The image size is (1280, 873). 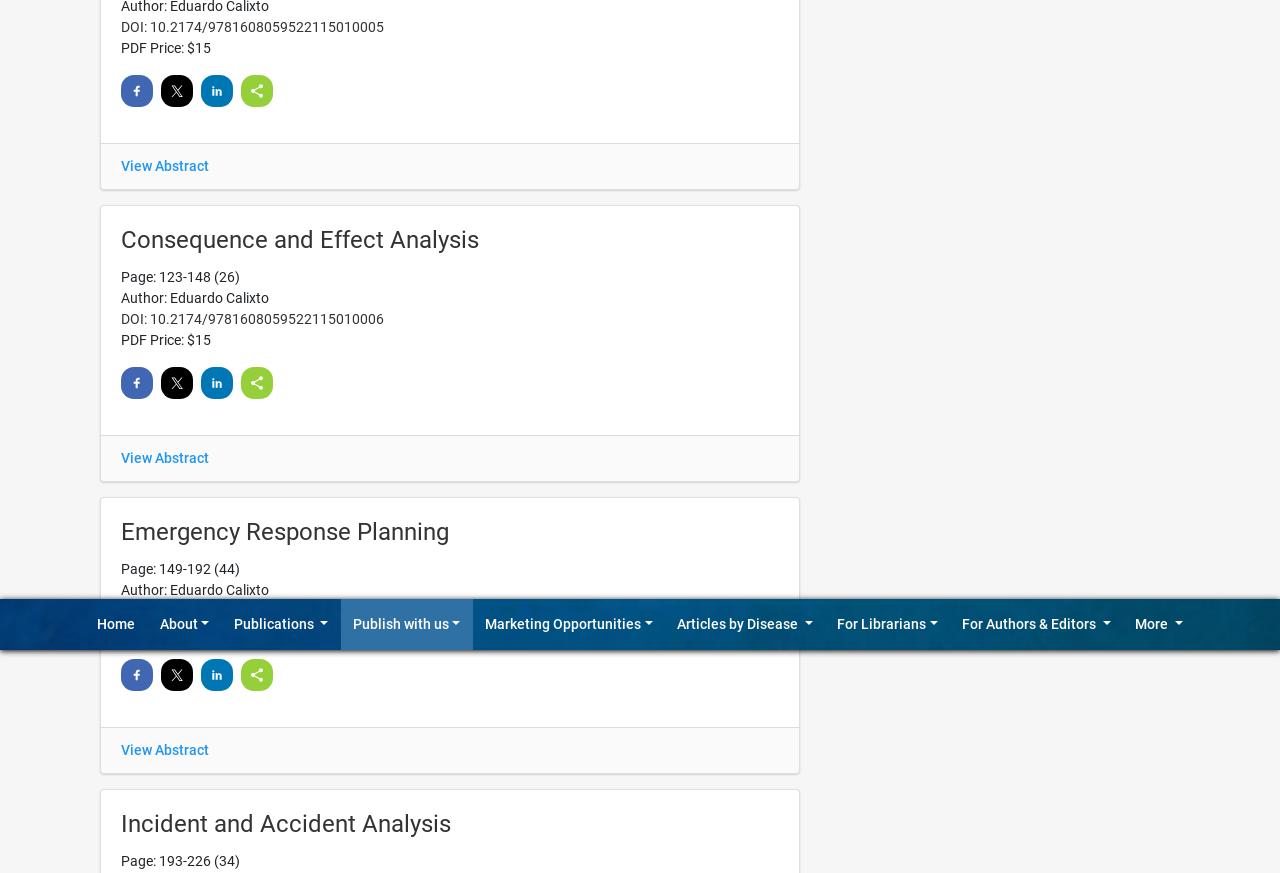 I want to click on 'Journals', so click(x=688, y=11).